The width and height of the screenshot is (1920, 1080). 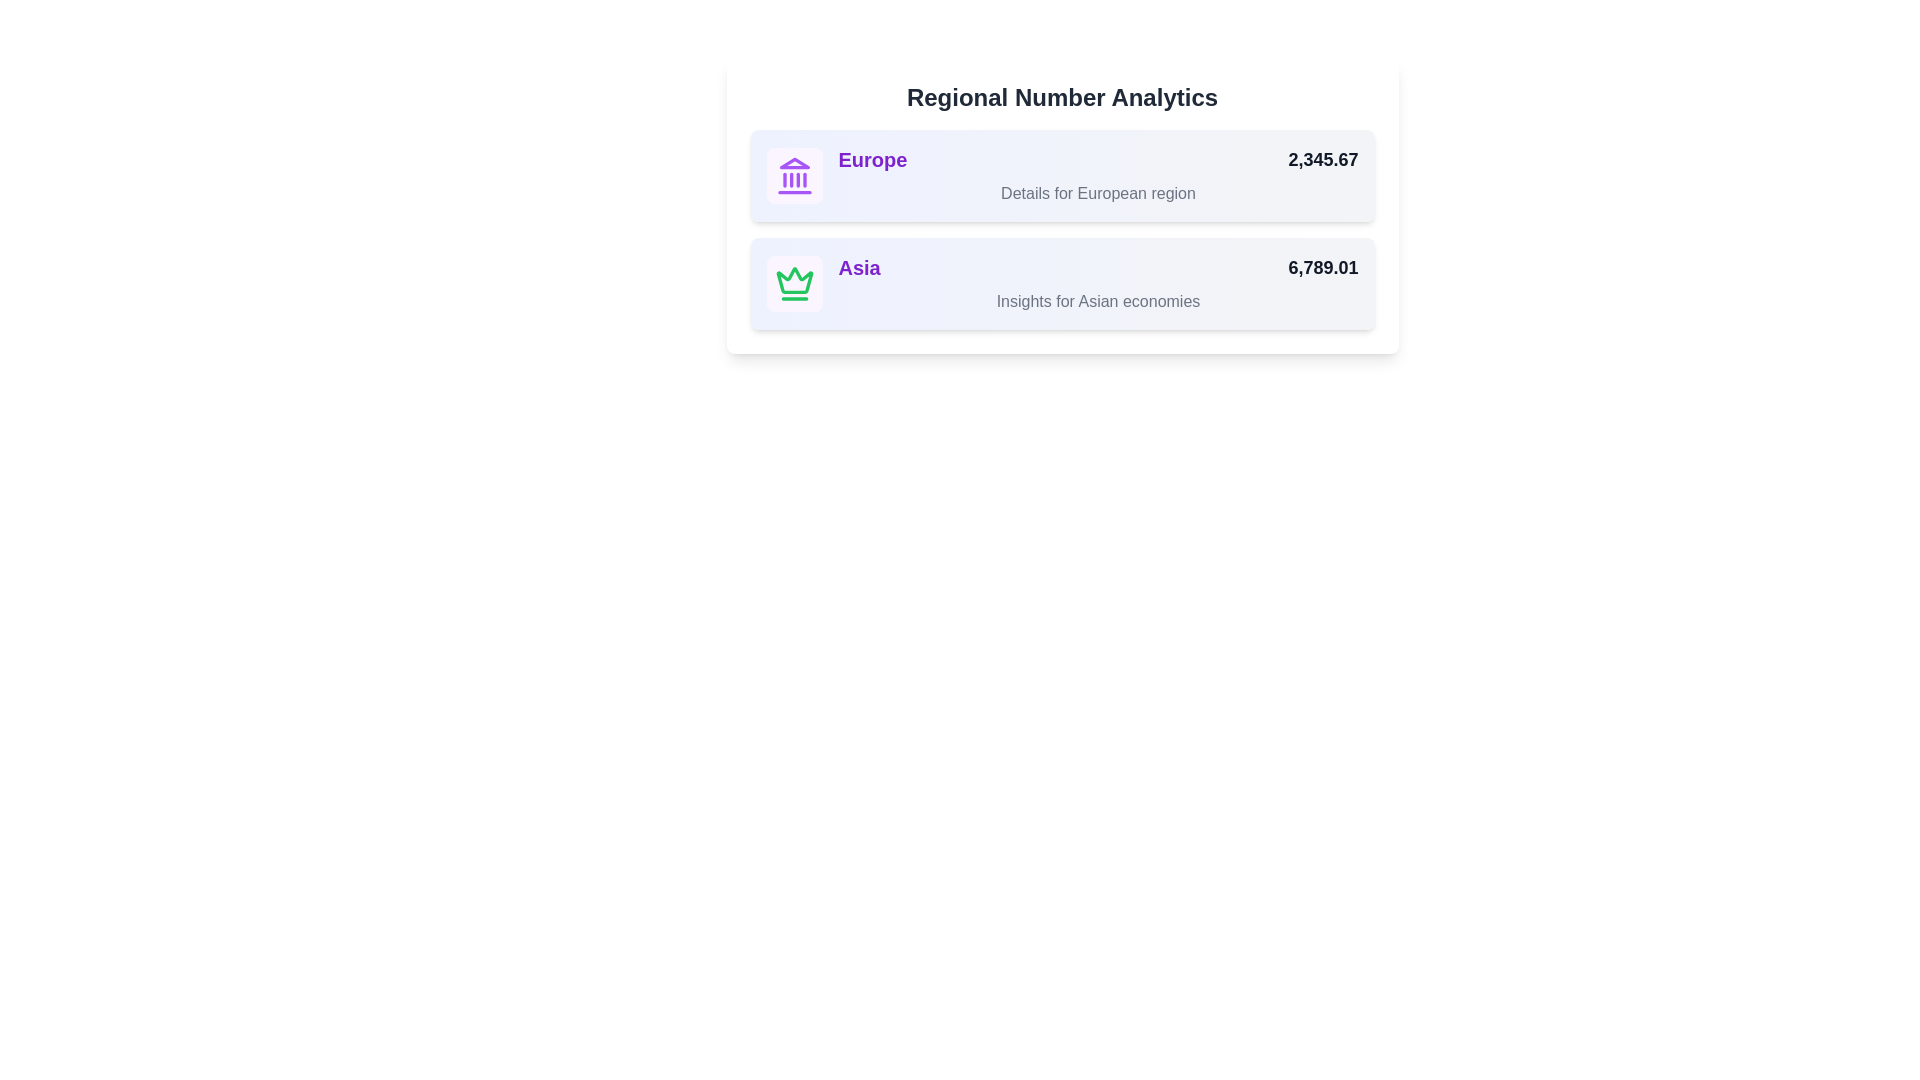 I want to click on the Text label identifying the region 'Asia', located in the second row next to the numerical value '6,789.01' and a crown icon, within the 'Regional Number Analytics' card-styled layout, so click(x=859, y=266).